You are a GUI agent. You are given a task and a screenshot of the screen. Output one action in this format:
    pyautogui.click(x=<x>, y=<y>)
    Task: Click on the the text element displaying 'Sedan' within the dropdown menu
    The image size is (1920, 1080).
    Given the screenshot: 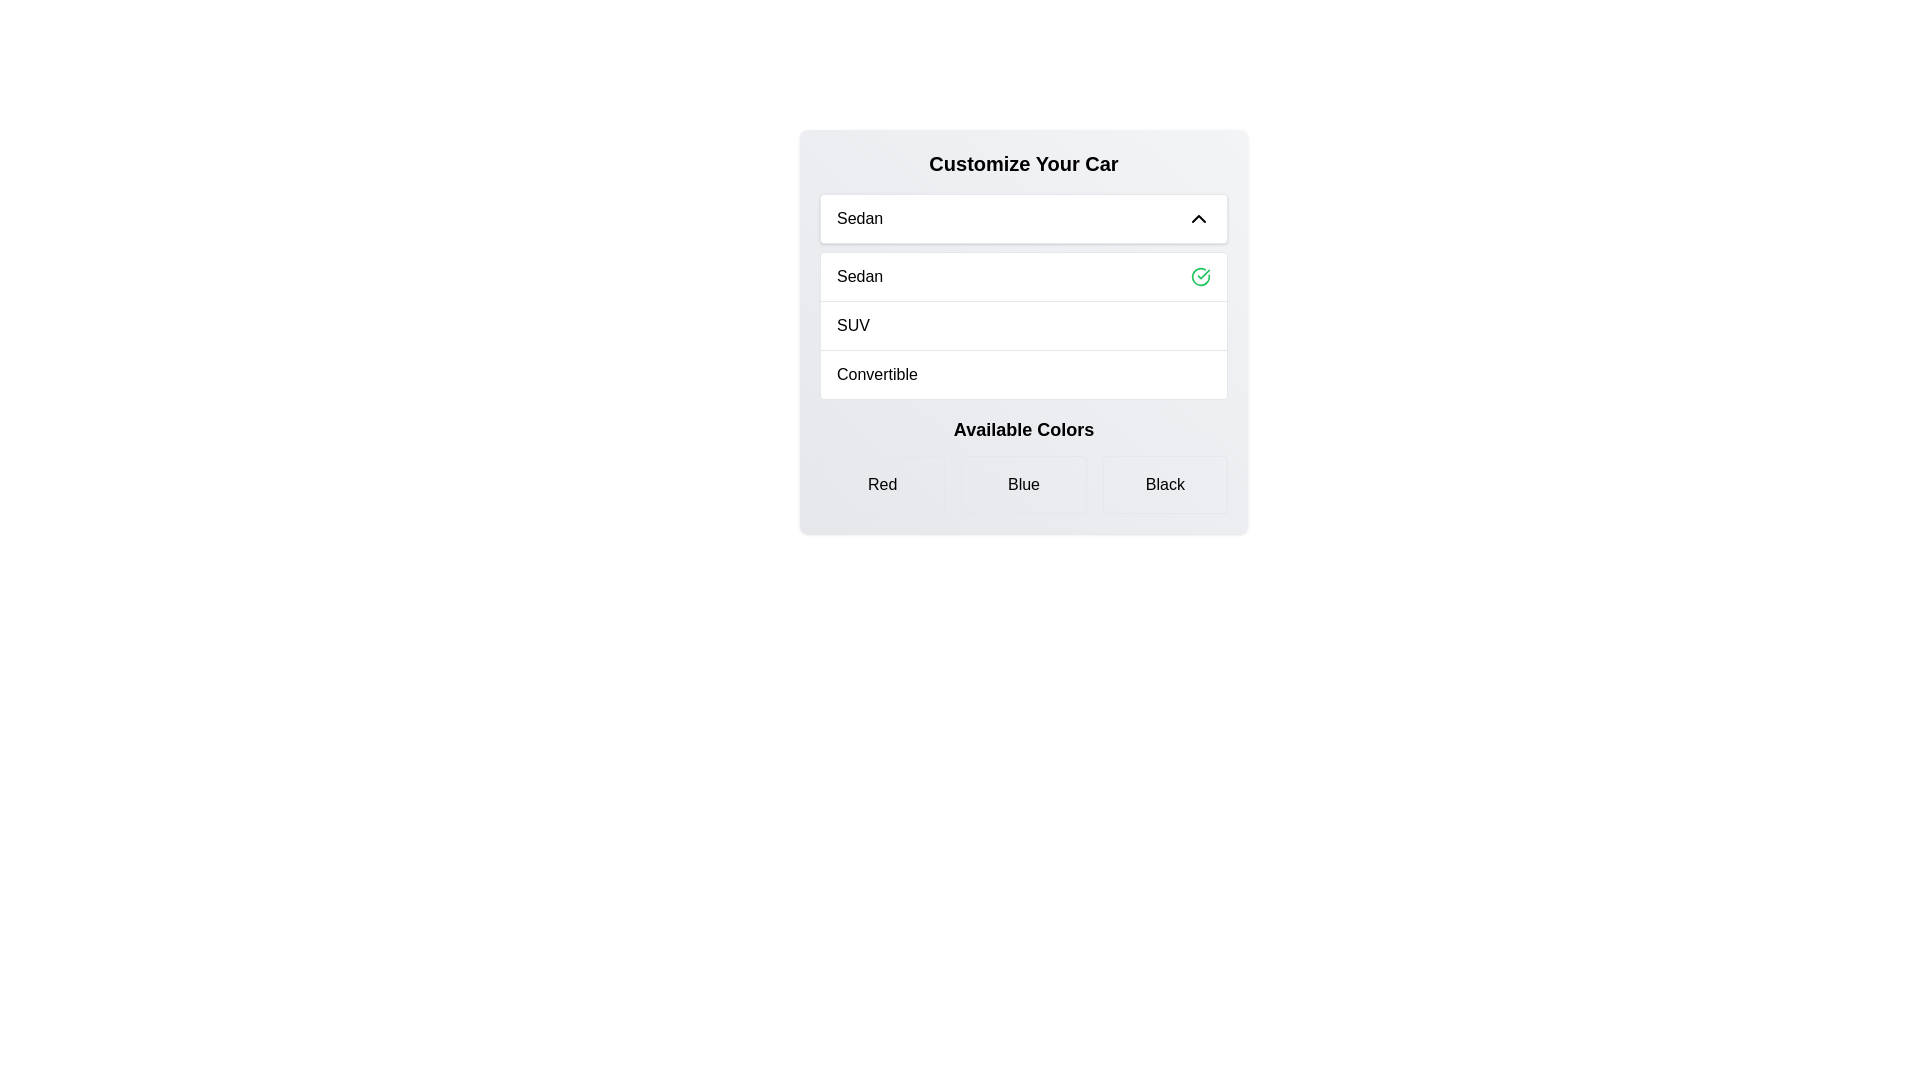 What is the action you would take?
    pyautogui.click(x=859, y=219)
    